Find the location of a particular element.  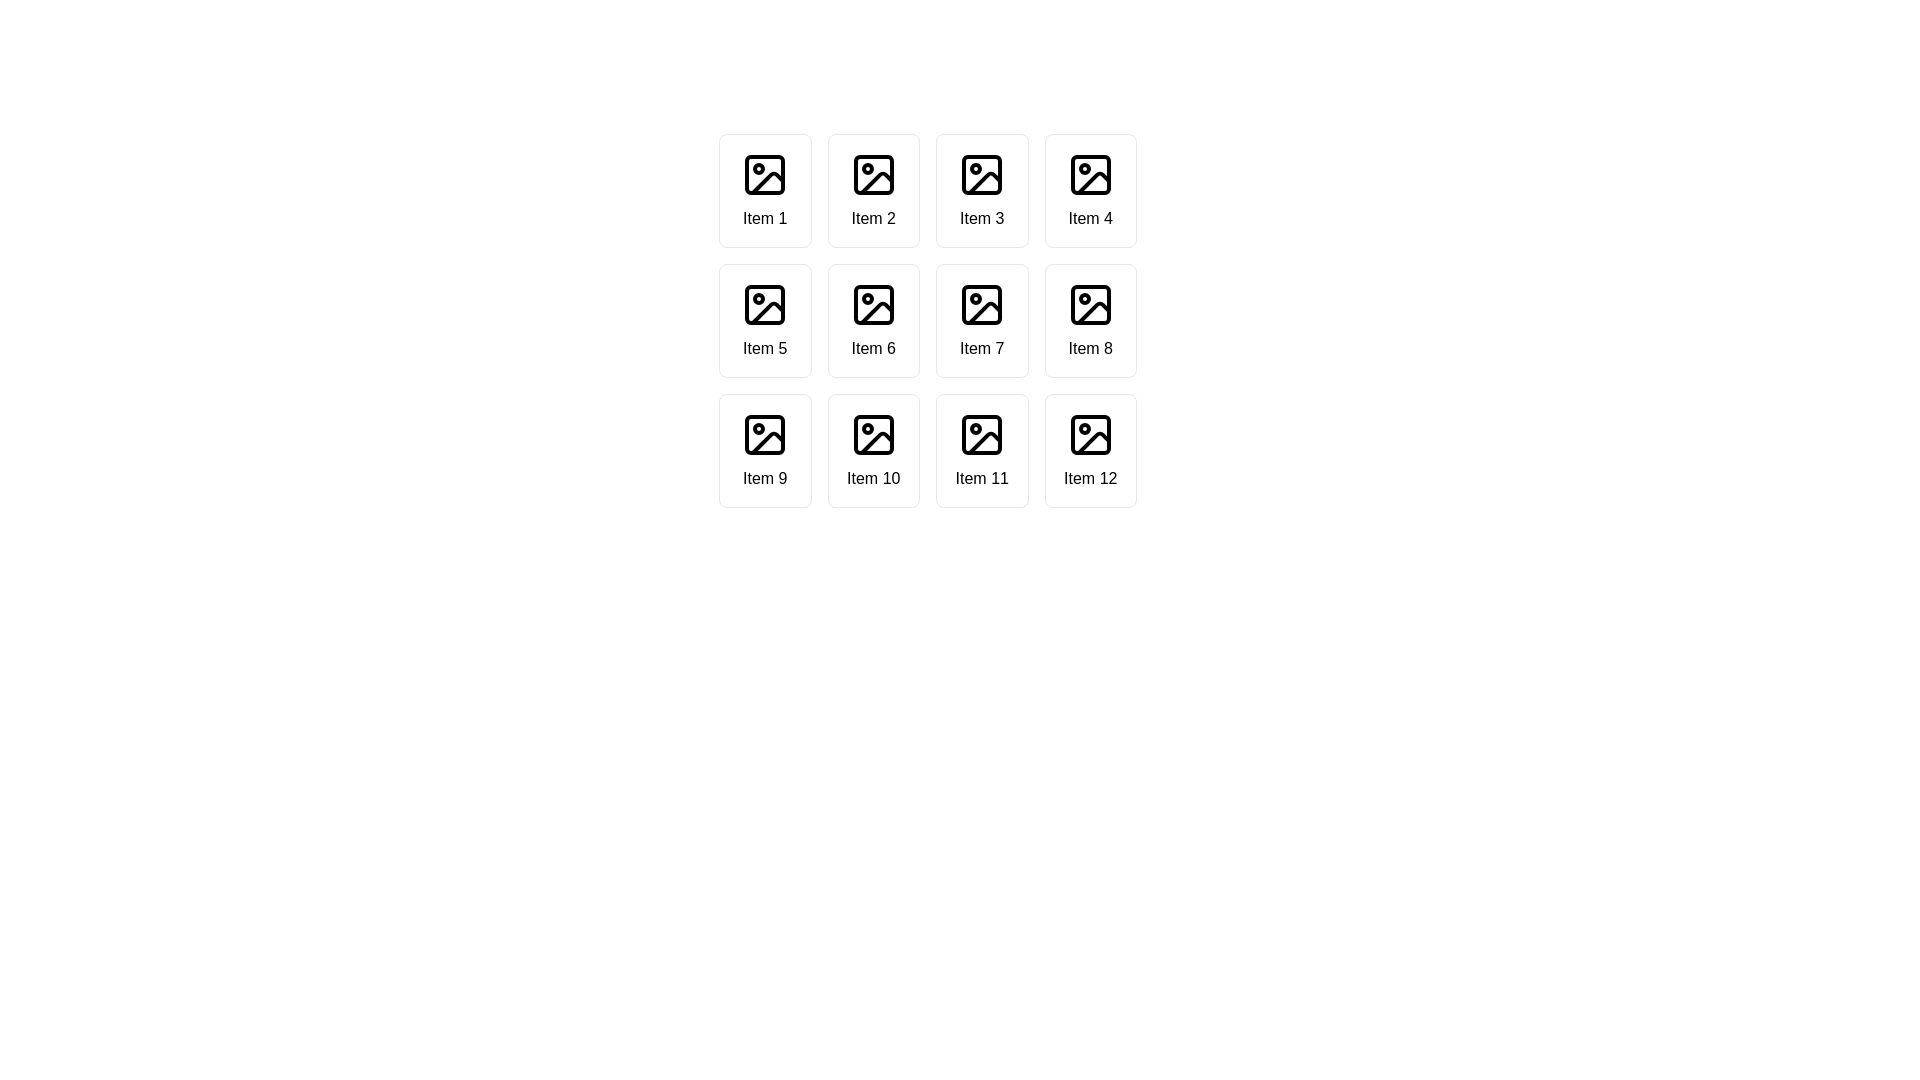

the Text label in the second row of the grid layout, which serves as a descriptive label for the item it represents is located at coordinates (873, 347).